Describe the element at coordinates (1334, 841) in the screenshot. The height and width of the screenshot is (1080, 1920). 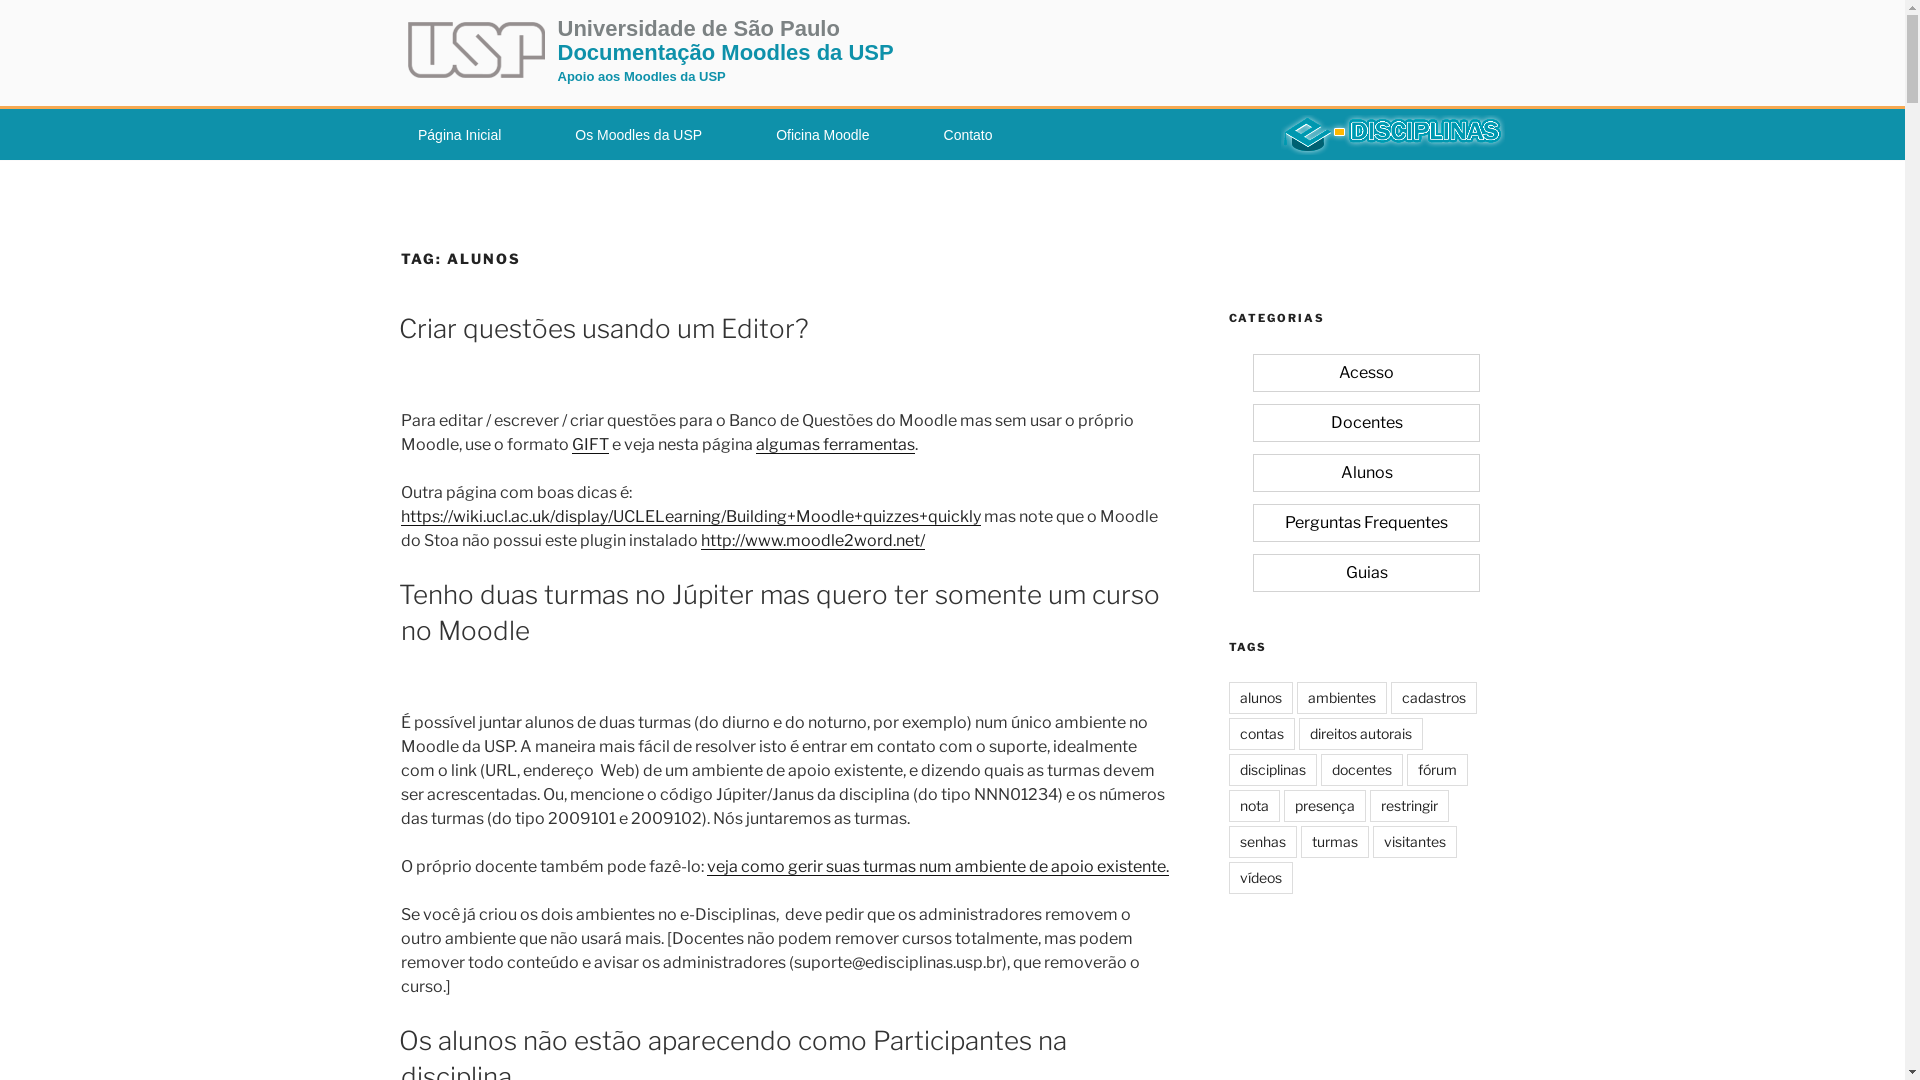
I see `'turmas'` at that location.